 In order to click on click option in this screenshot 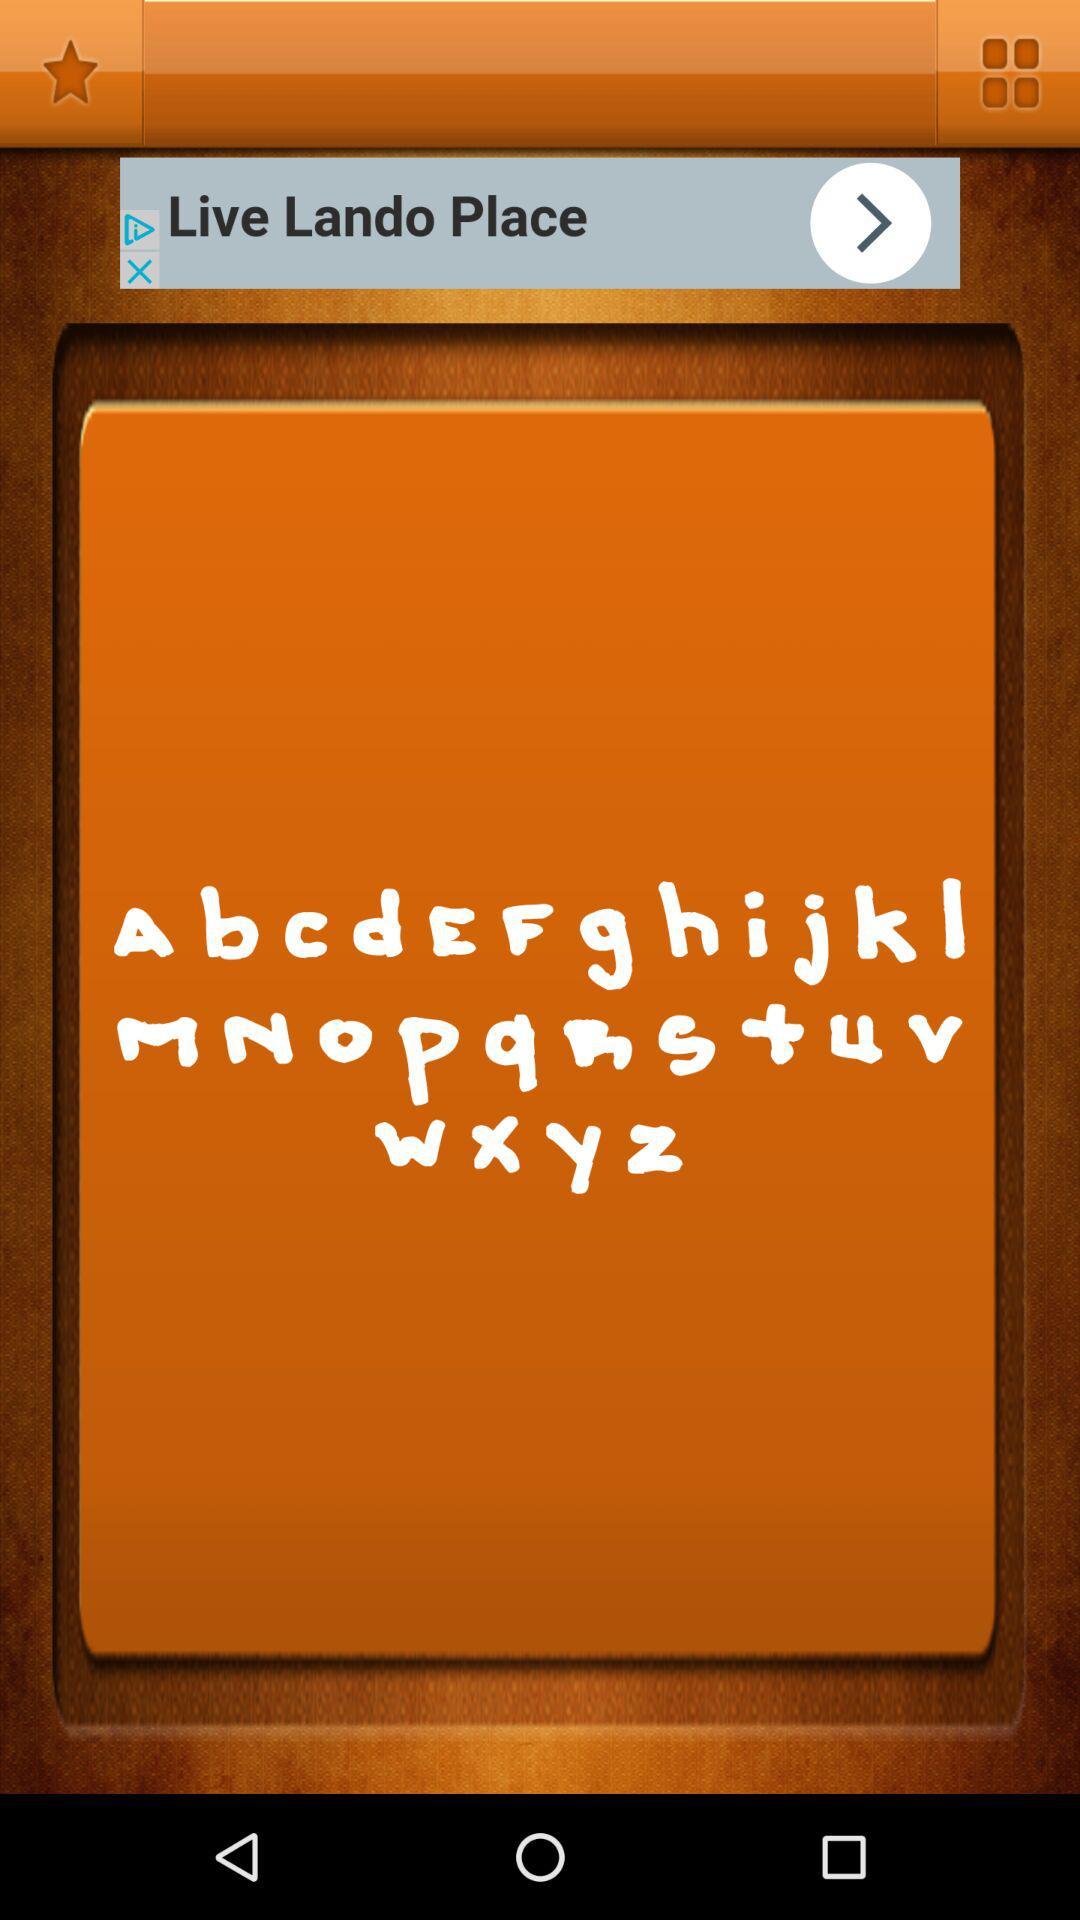, I will do `click(540, 223)`.